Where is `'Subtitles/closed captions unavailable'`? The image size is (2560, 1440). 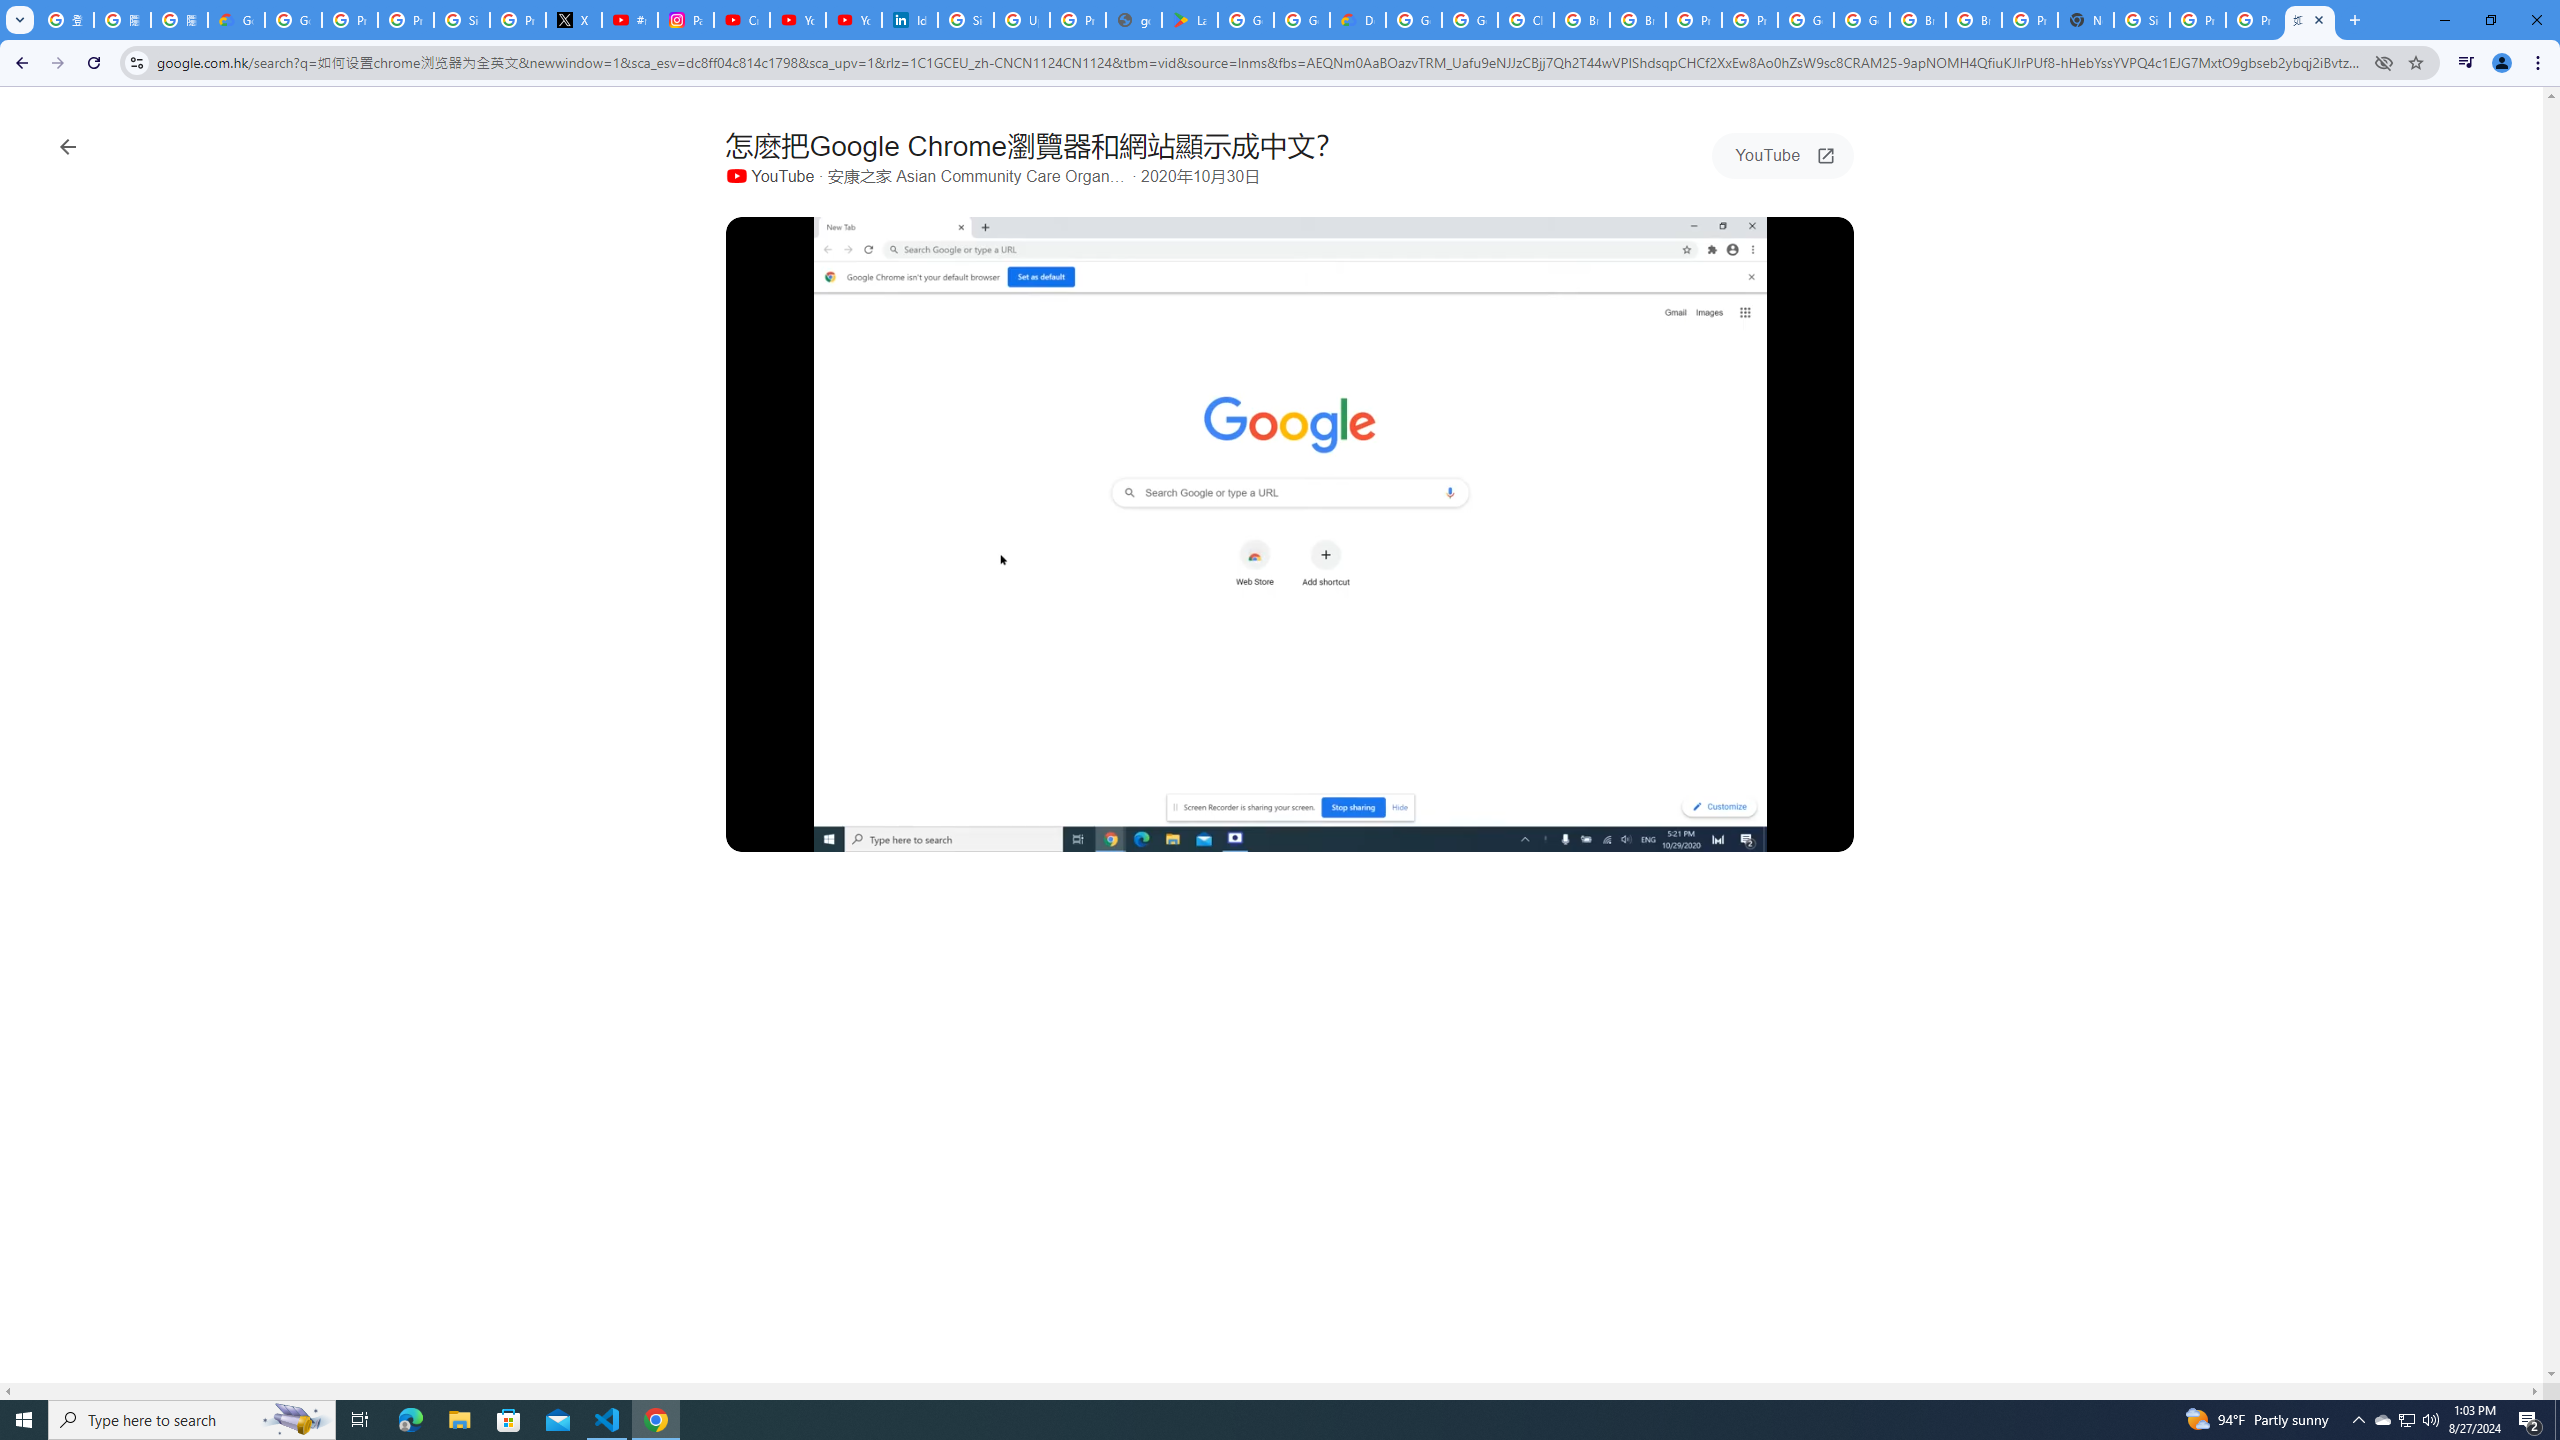
'Subtitles/closed captions unavailable' is located at coordinates (1674, 831).